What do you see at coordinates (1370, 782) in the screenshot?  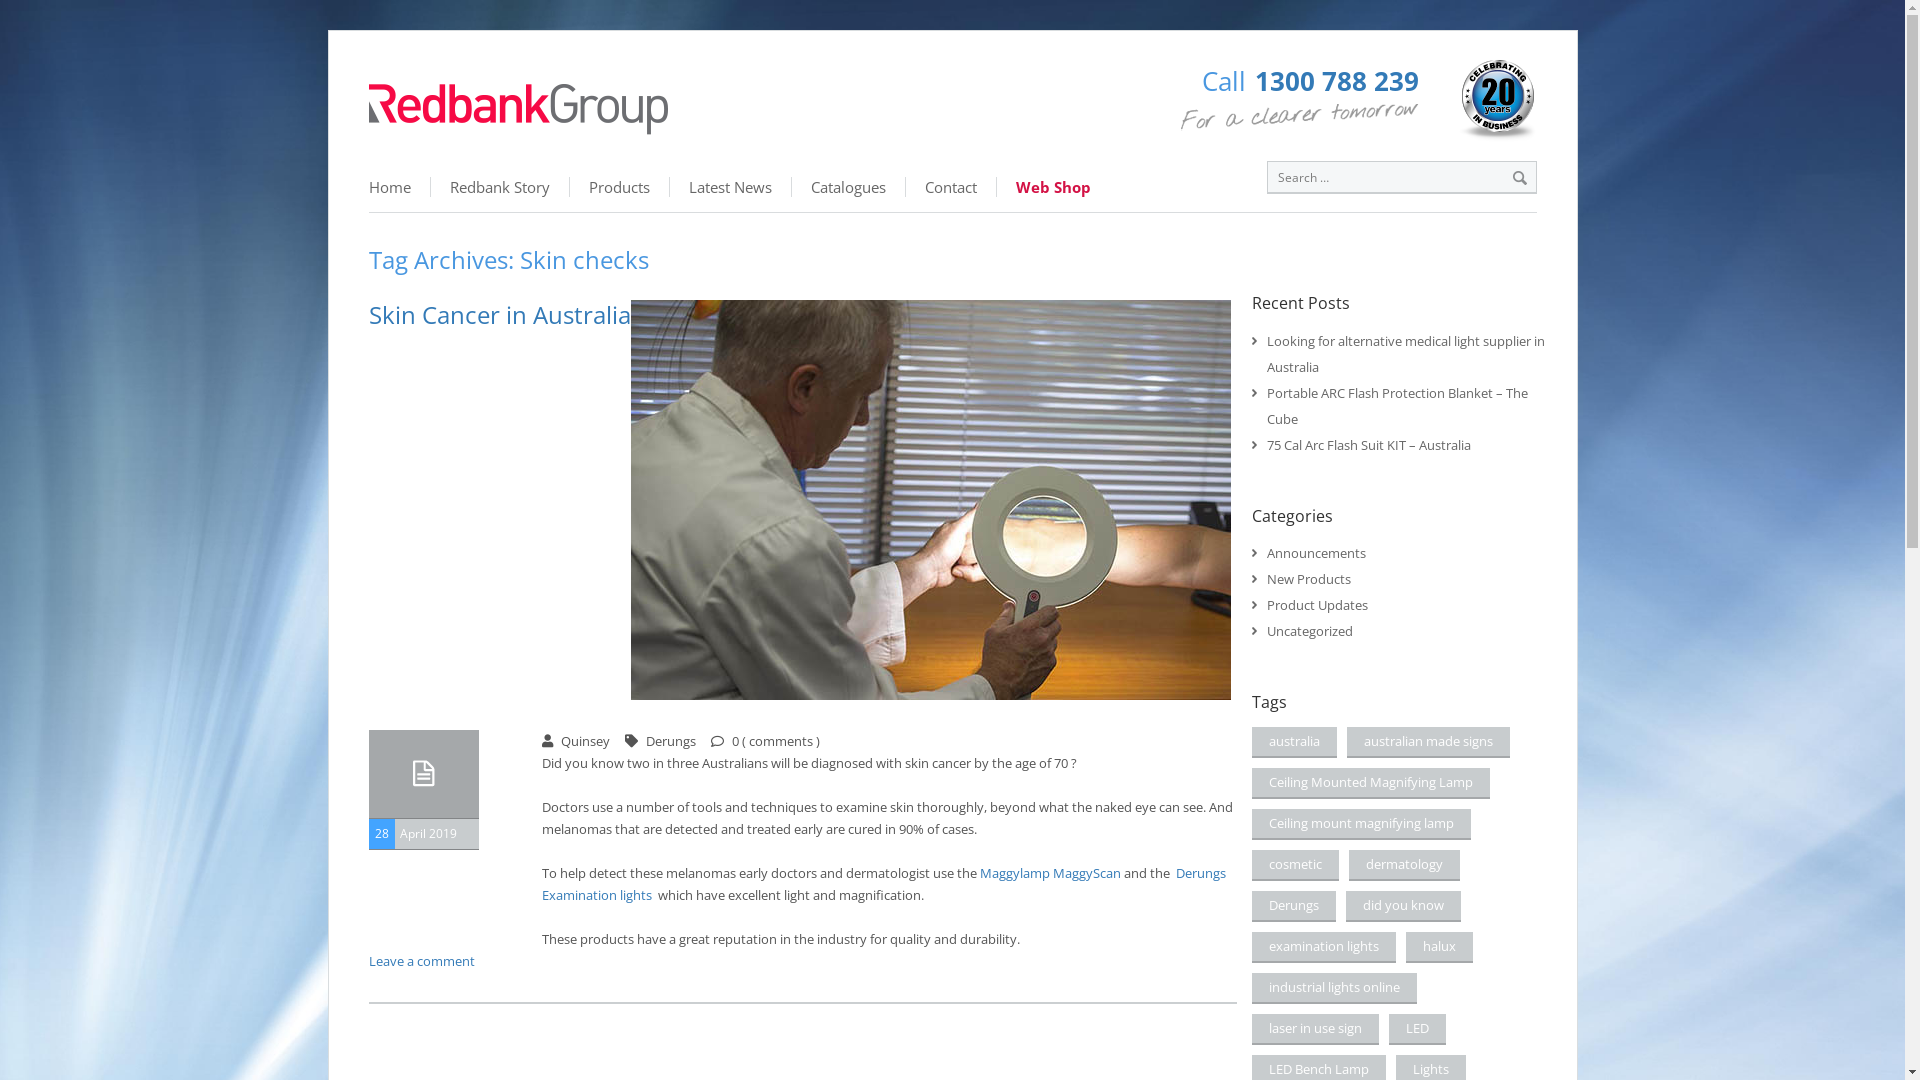 I see `'Ceiling Mounted Magnifying Lamp'` at bounding box center [1370, 782].